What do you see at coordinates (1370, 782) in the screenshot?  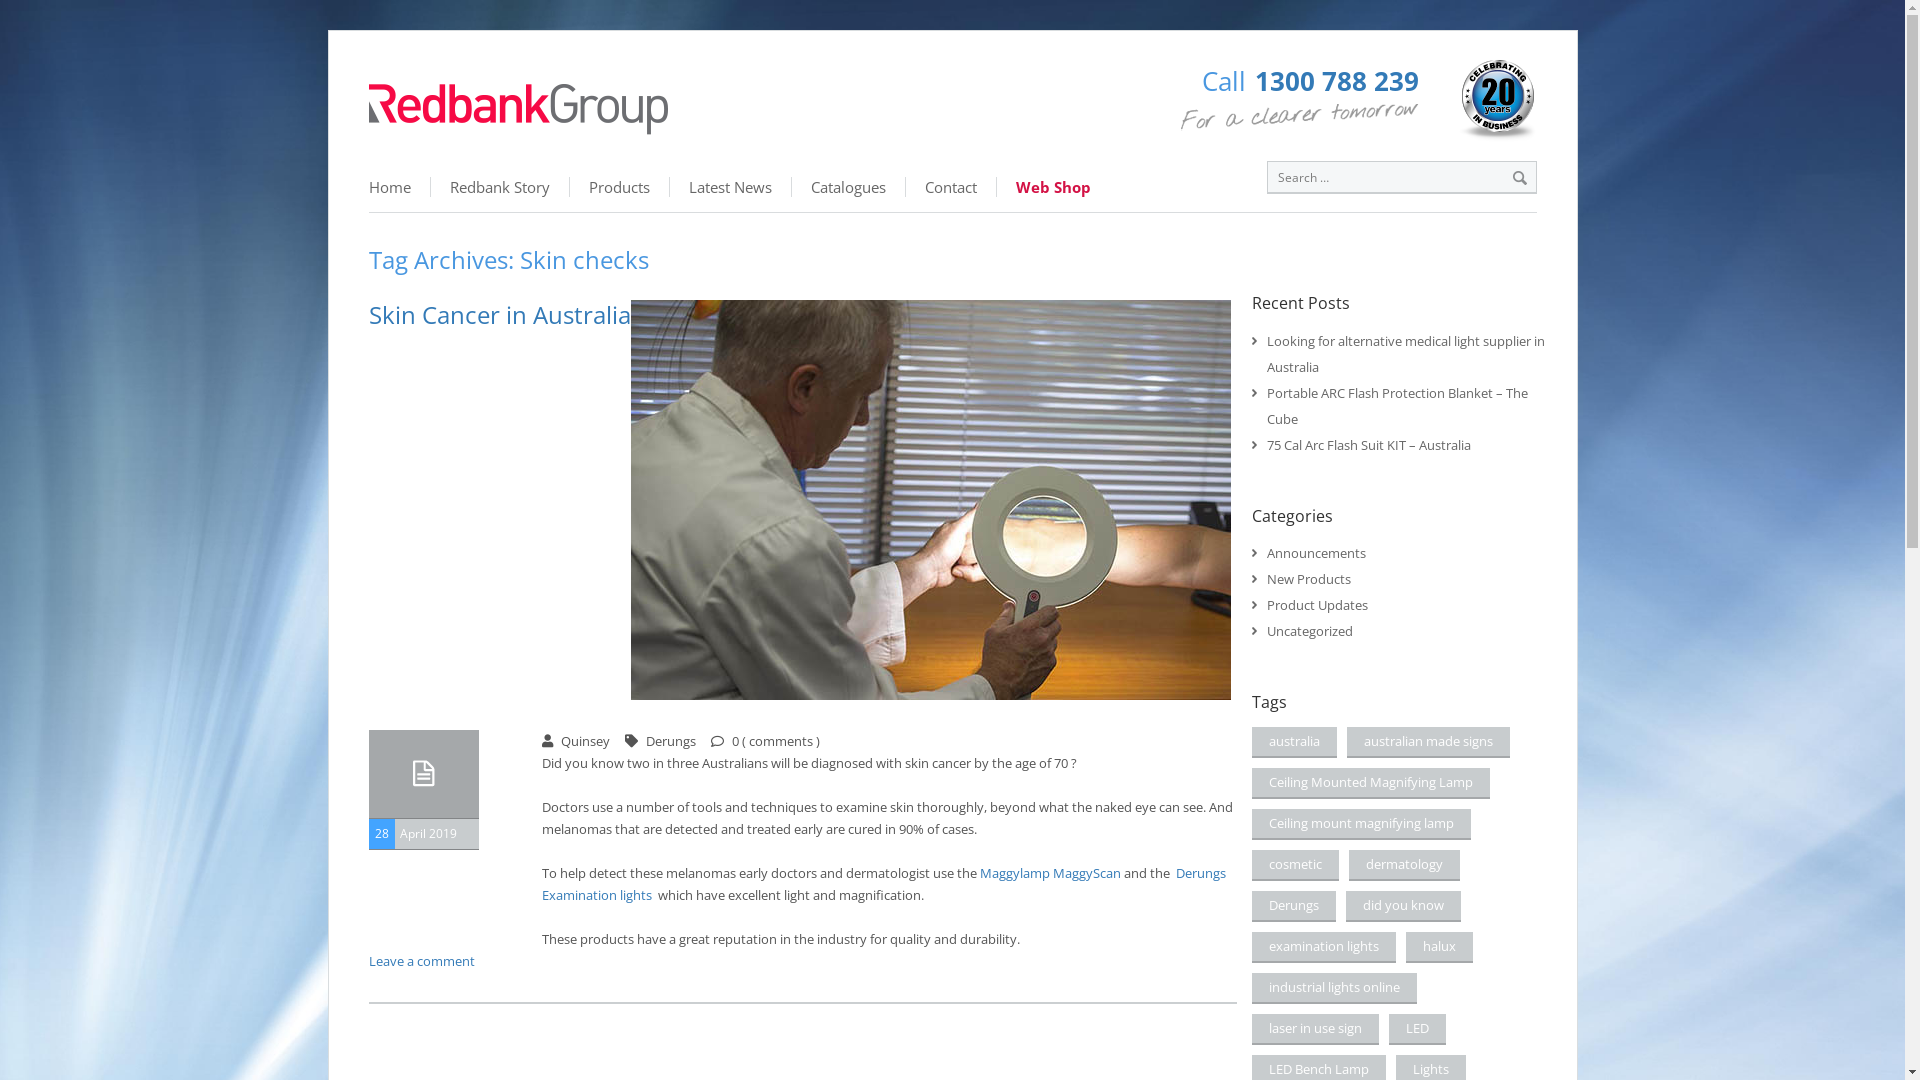 I see `'Ceiling Mounted Magnifying Lamp'` at bounding box center [1370, 782].